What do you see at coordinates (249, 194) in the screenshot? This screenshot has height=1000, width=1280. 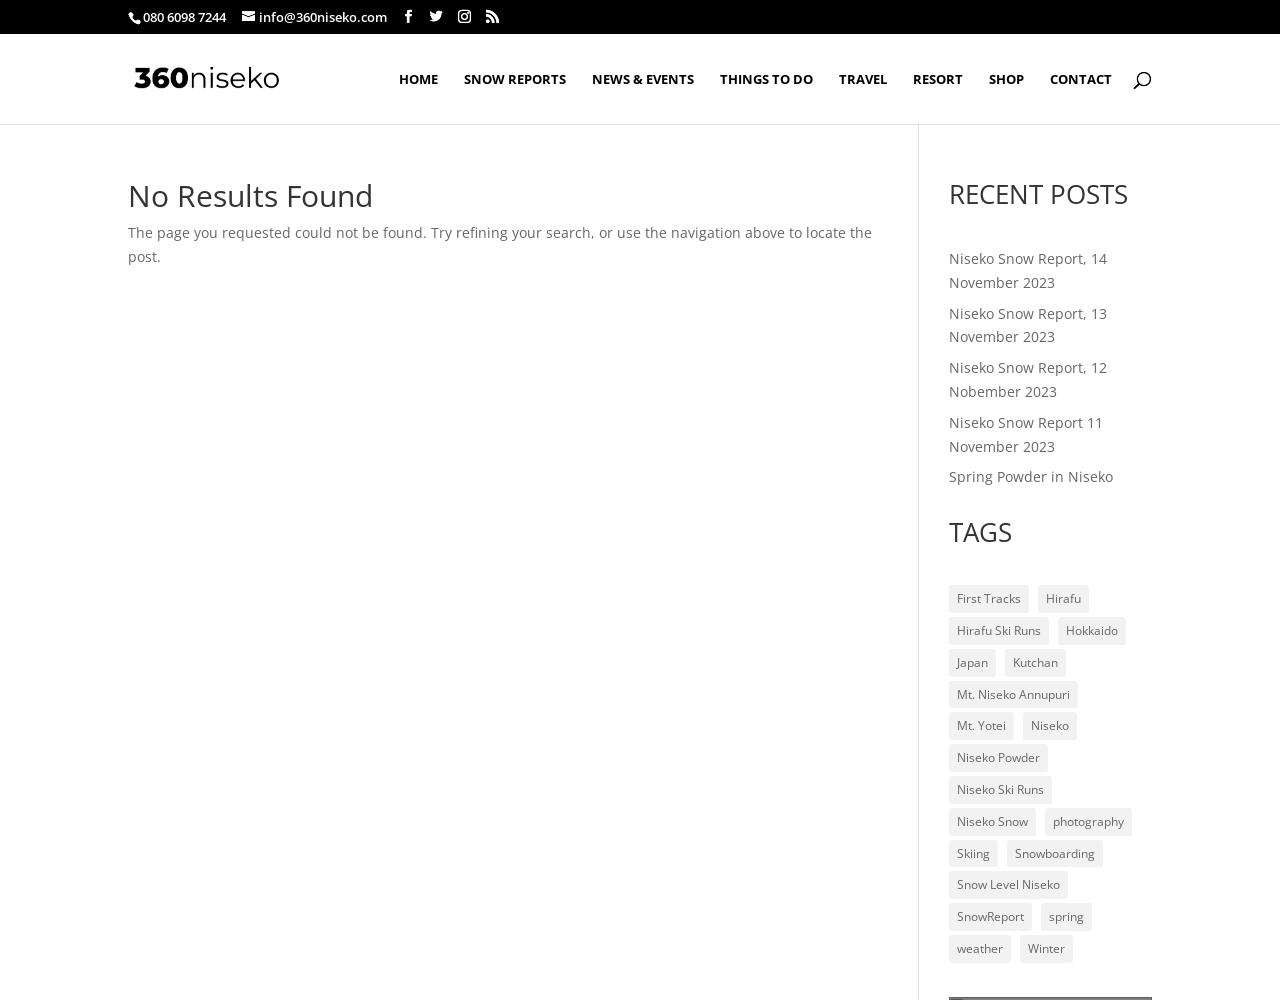 I see `'No Results Found'` at bounding box center [249, 194].